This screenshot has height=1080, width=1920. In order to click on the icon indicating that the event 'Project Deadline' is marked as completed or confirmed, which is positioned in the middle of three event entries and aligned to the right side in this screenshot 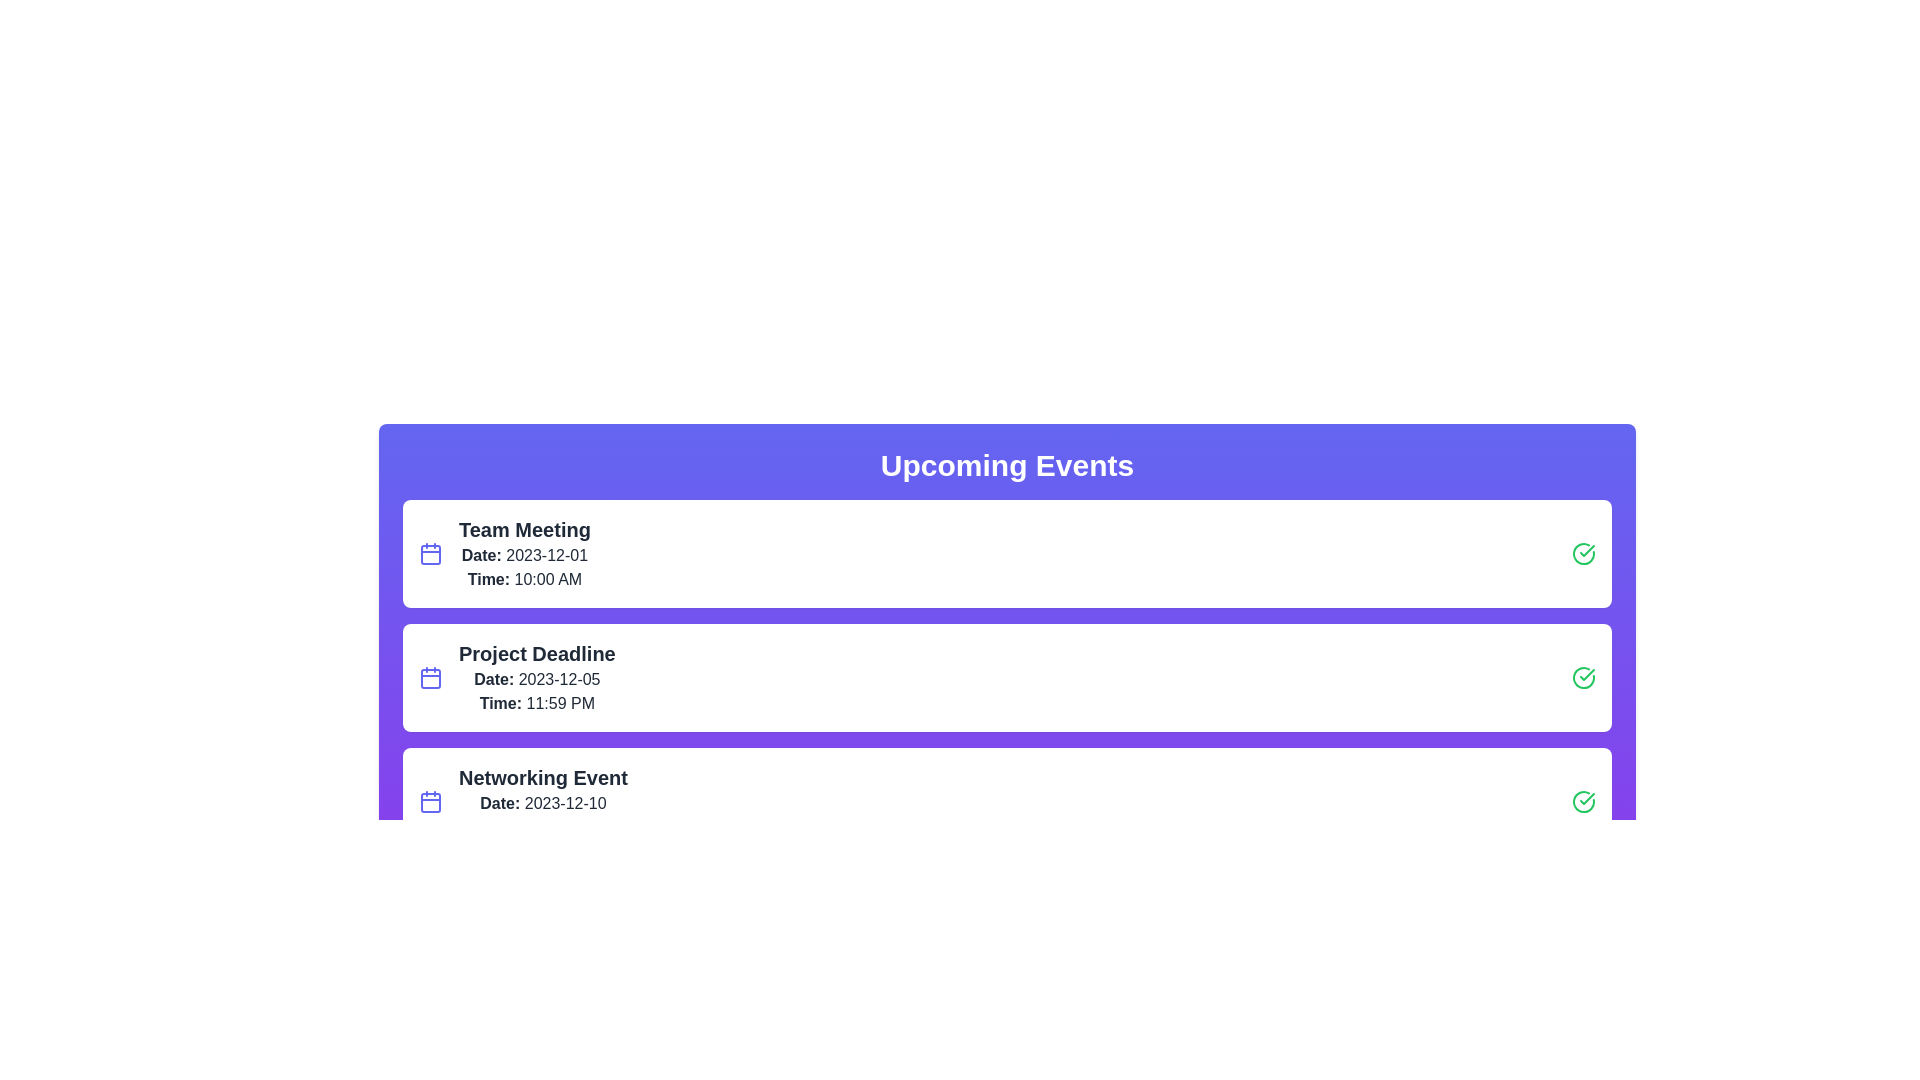, I will do `click(1583, 677)`.